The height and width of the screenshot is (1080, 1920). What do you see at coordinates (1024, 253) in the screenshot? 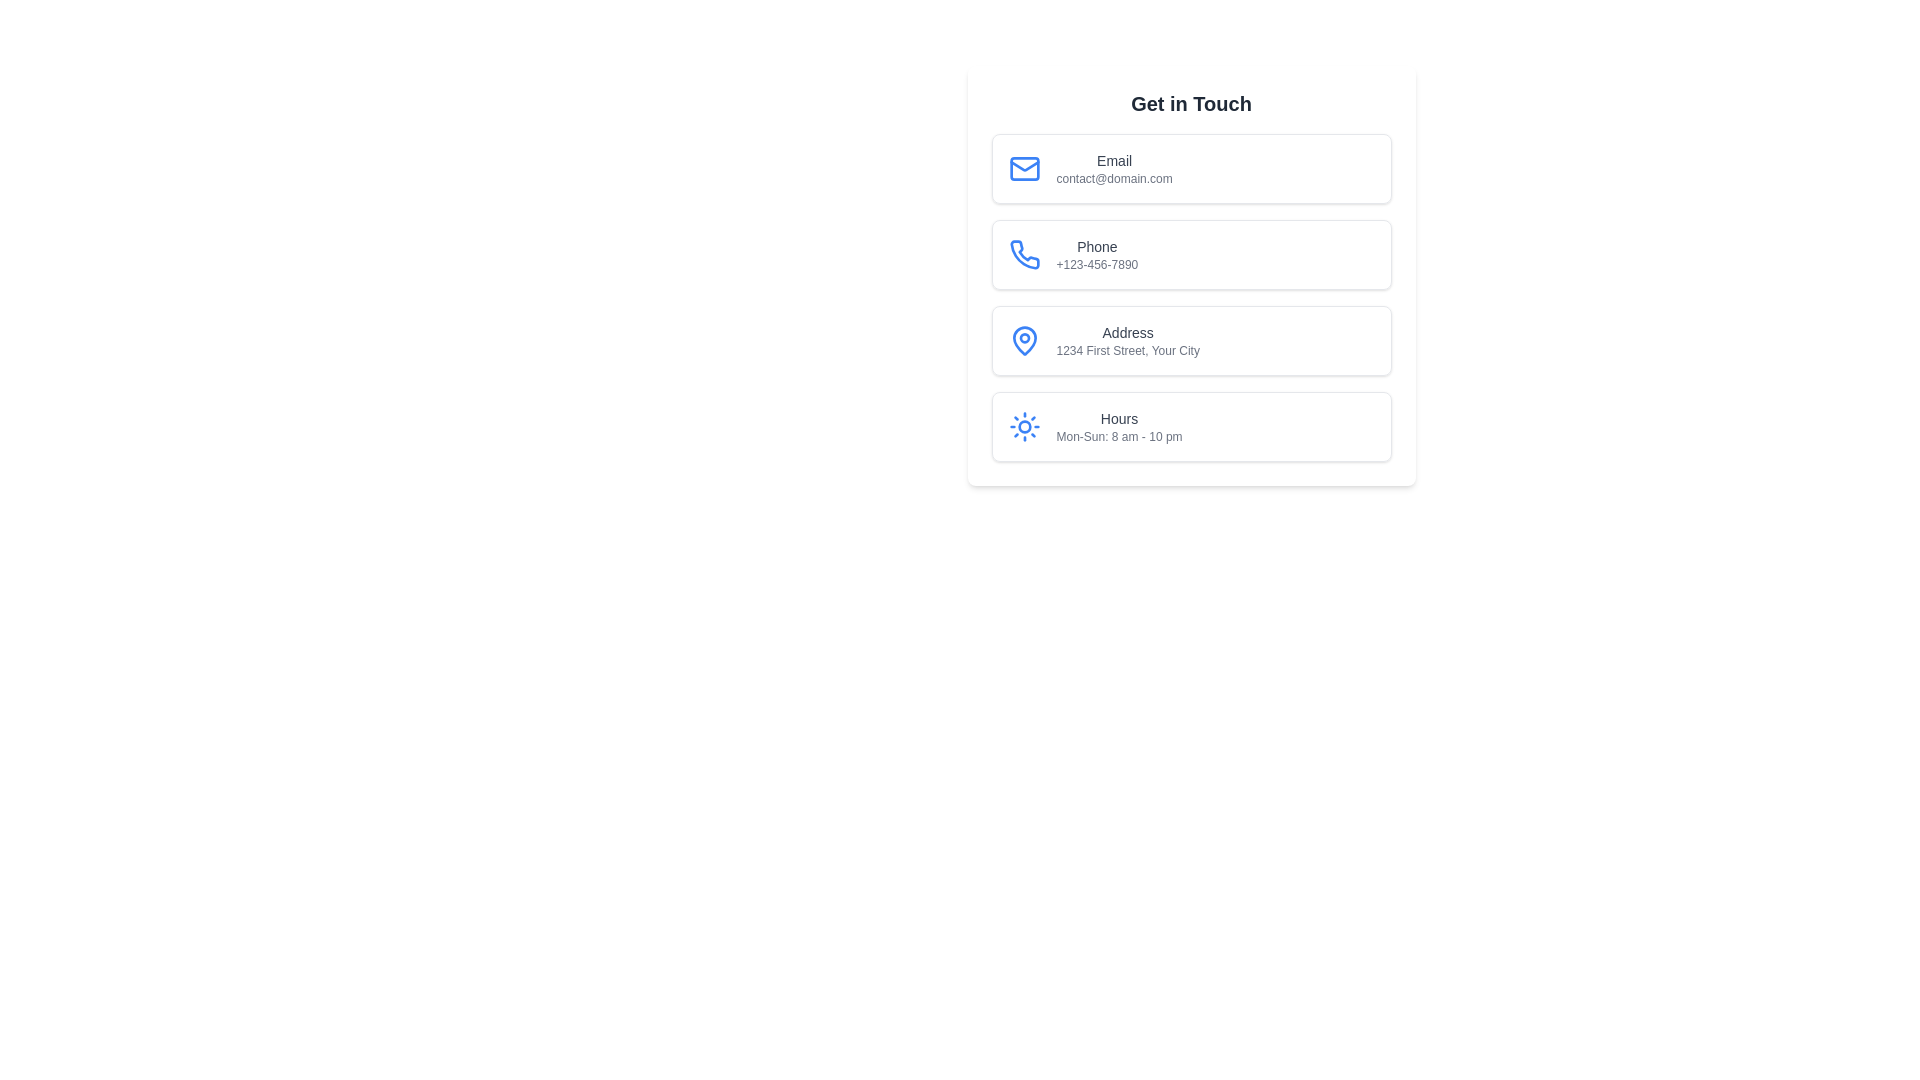
I see `the phone contact icon located in the 'Get in Touch' card, positioned between the 'Email' icon above and the 'Address' icon below` at bounding box center [1024, 253].